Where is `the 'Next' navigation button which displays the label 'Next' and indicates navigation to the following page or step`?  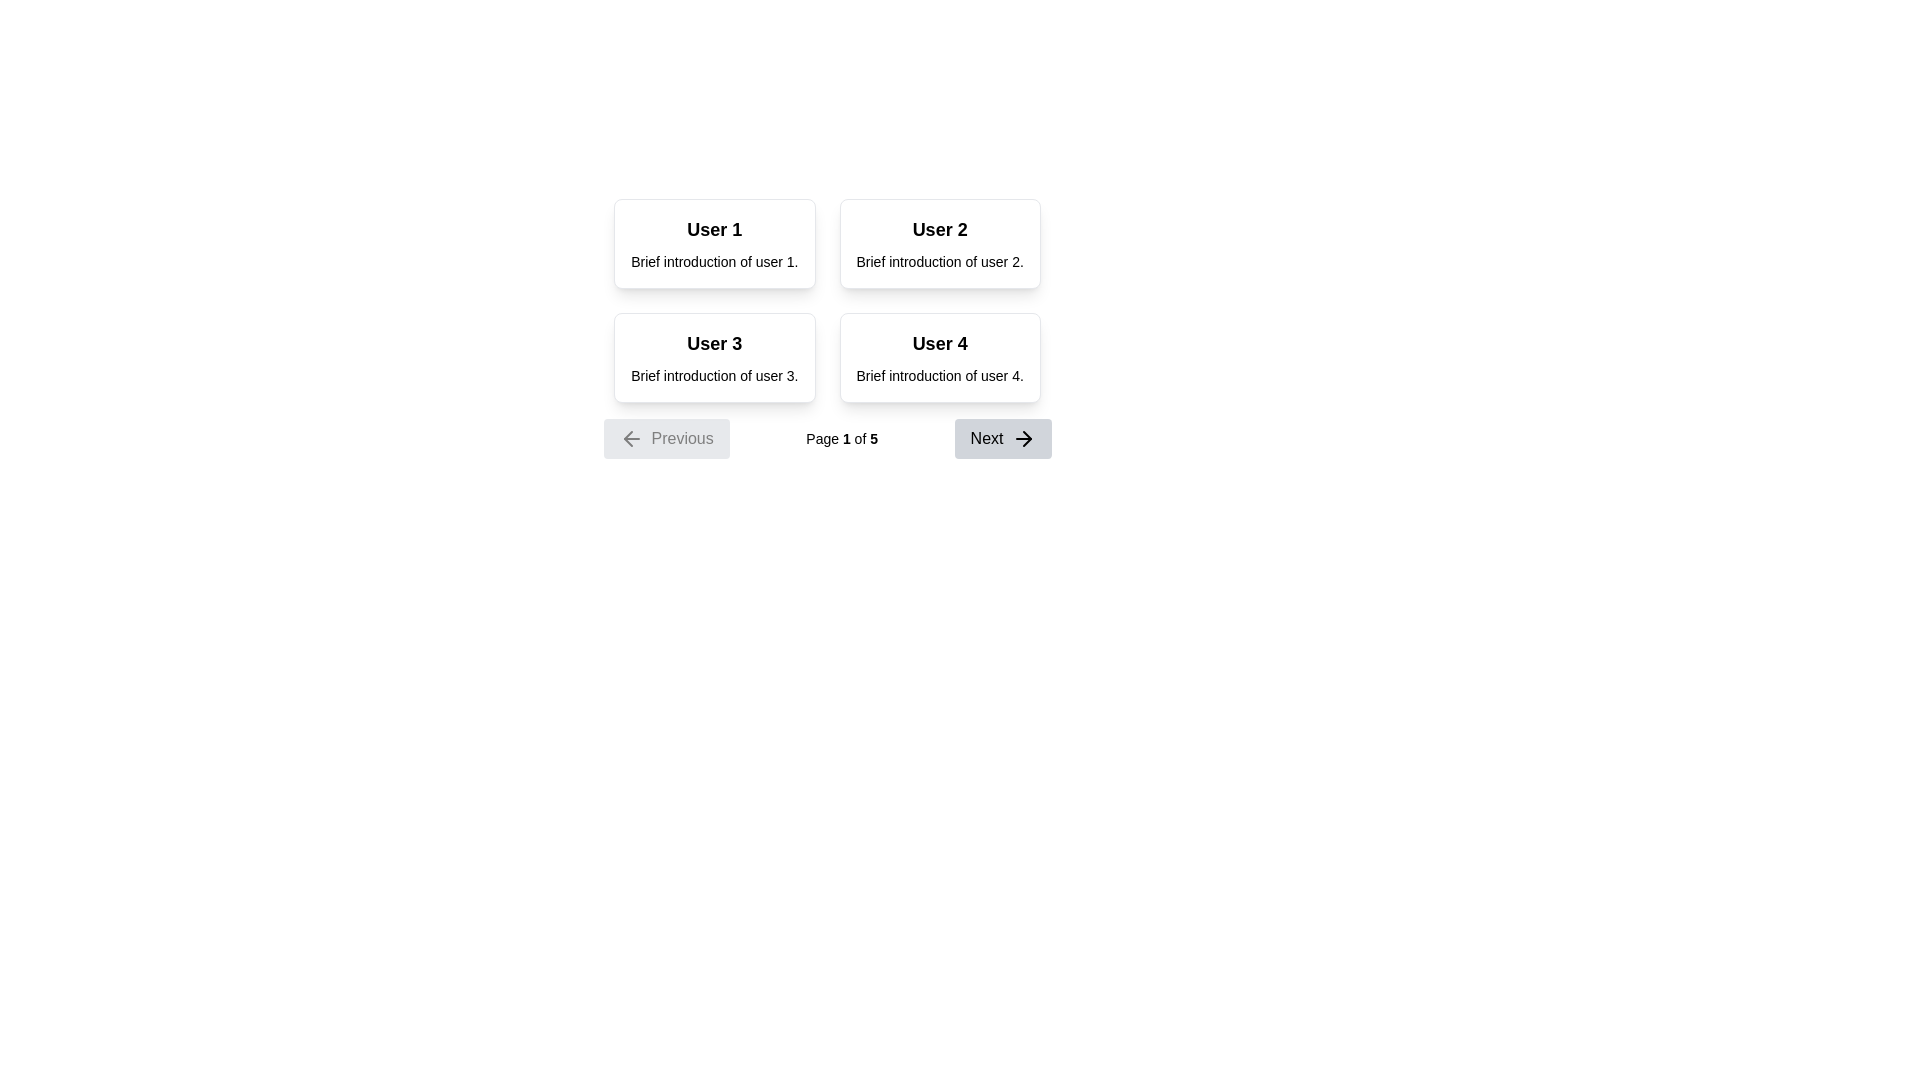
the 'Next' navigation button which displays the label 'Next' and indicates navigation to the following page or step is located at coordinates (987, 438).